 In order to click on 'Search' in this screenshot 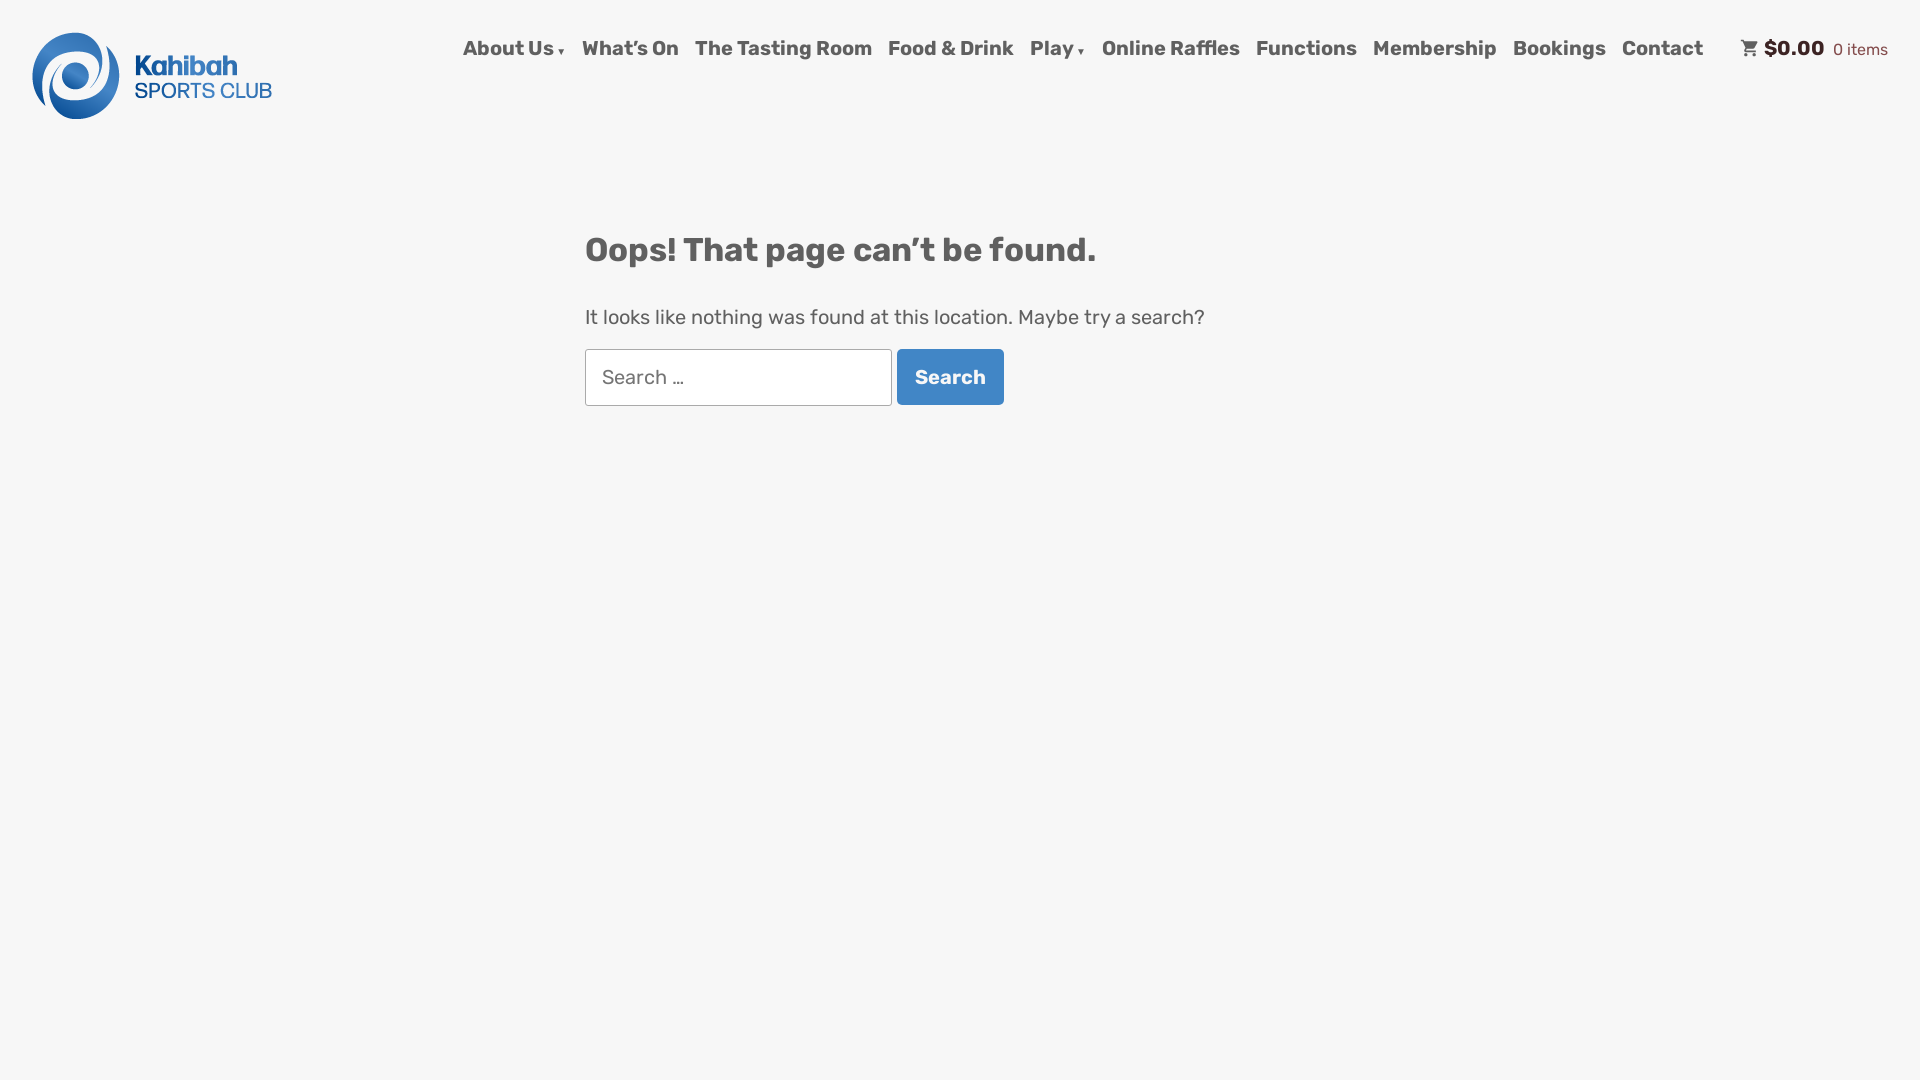, I will do `click(949, 377)`.